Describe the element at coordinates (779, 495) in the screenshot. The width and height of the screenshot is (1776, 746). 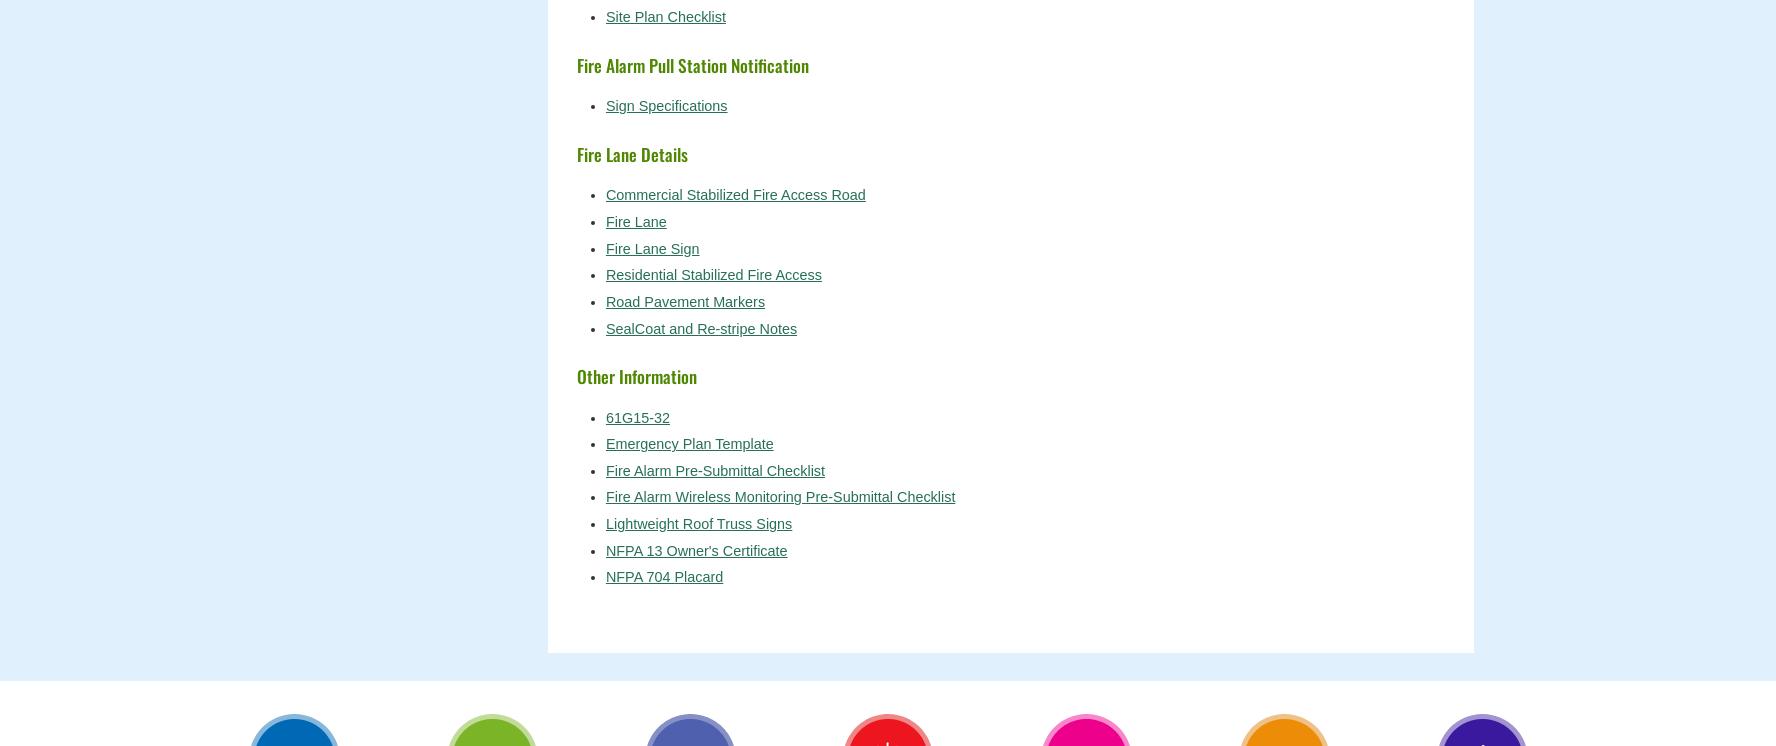
I see `'Fire Alarm Wireless Monitoring Pre-Submittal Checklist'` at that location.